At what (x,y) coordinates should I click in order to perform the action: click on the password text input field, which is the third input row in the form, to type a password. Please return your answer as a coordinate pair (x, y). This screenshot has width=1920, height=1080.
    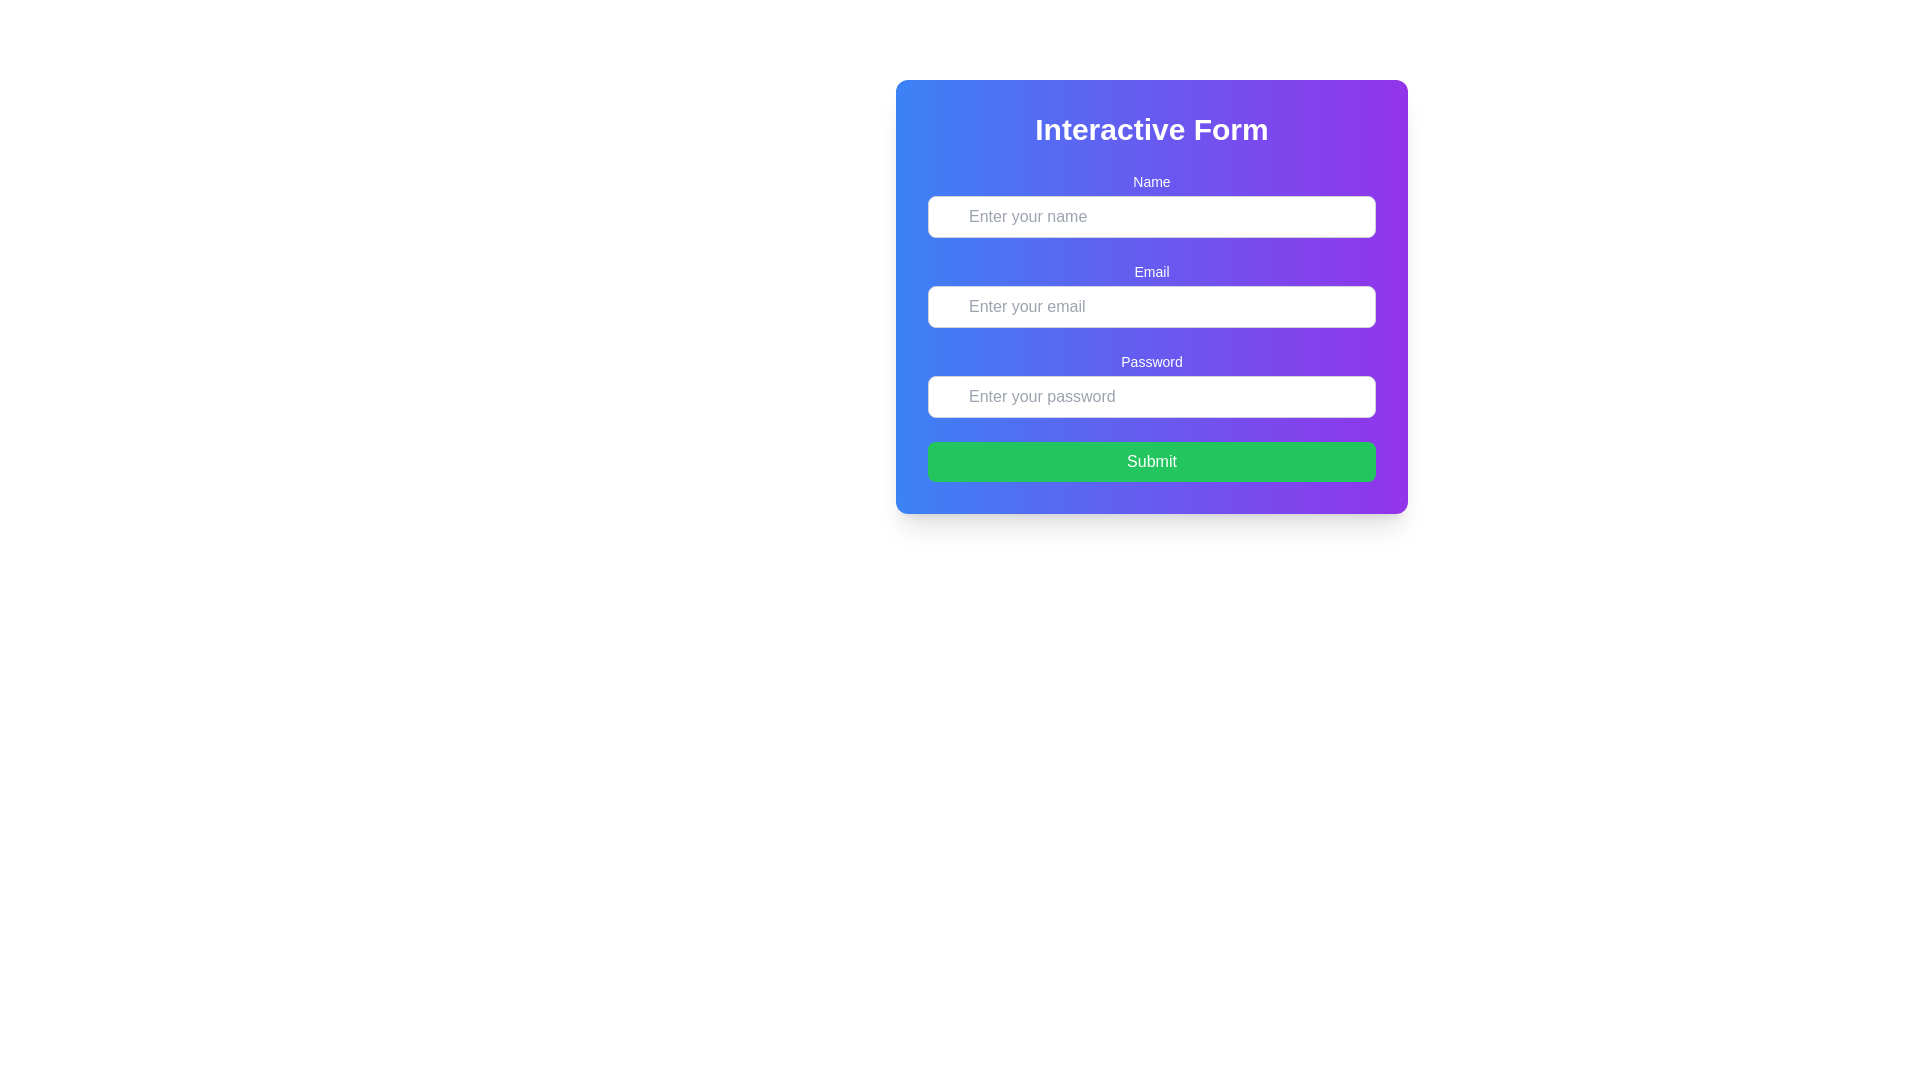
    Looking at the image, I should click on (1152, 385).